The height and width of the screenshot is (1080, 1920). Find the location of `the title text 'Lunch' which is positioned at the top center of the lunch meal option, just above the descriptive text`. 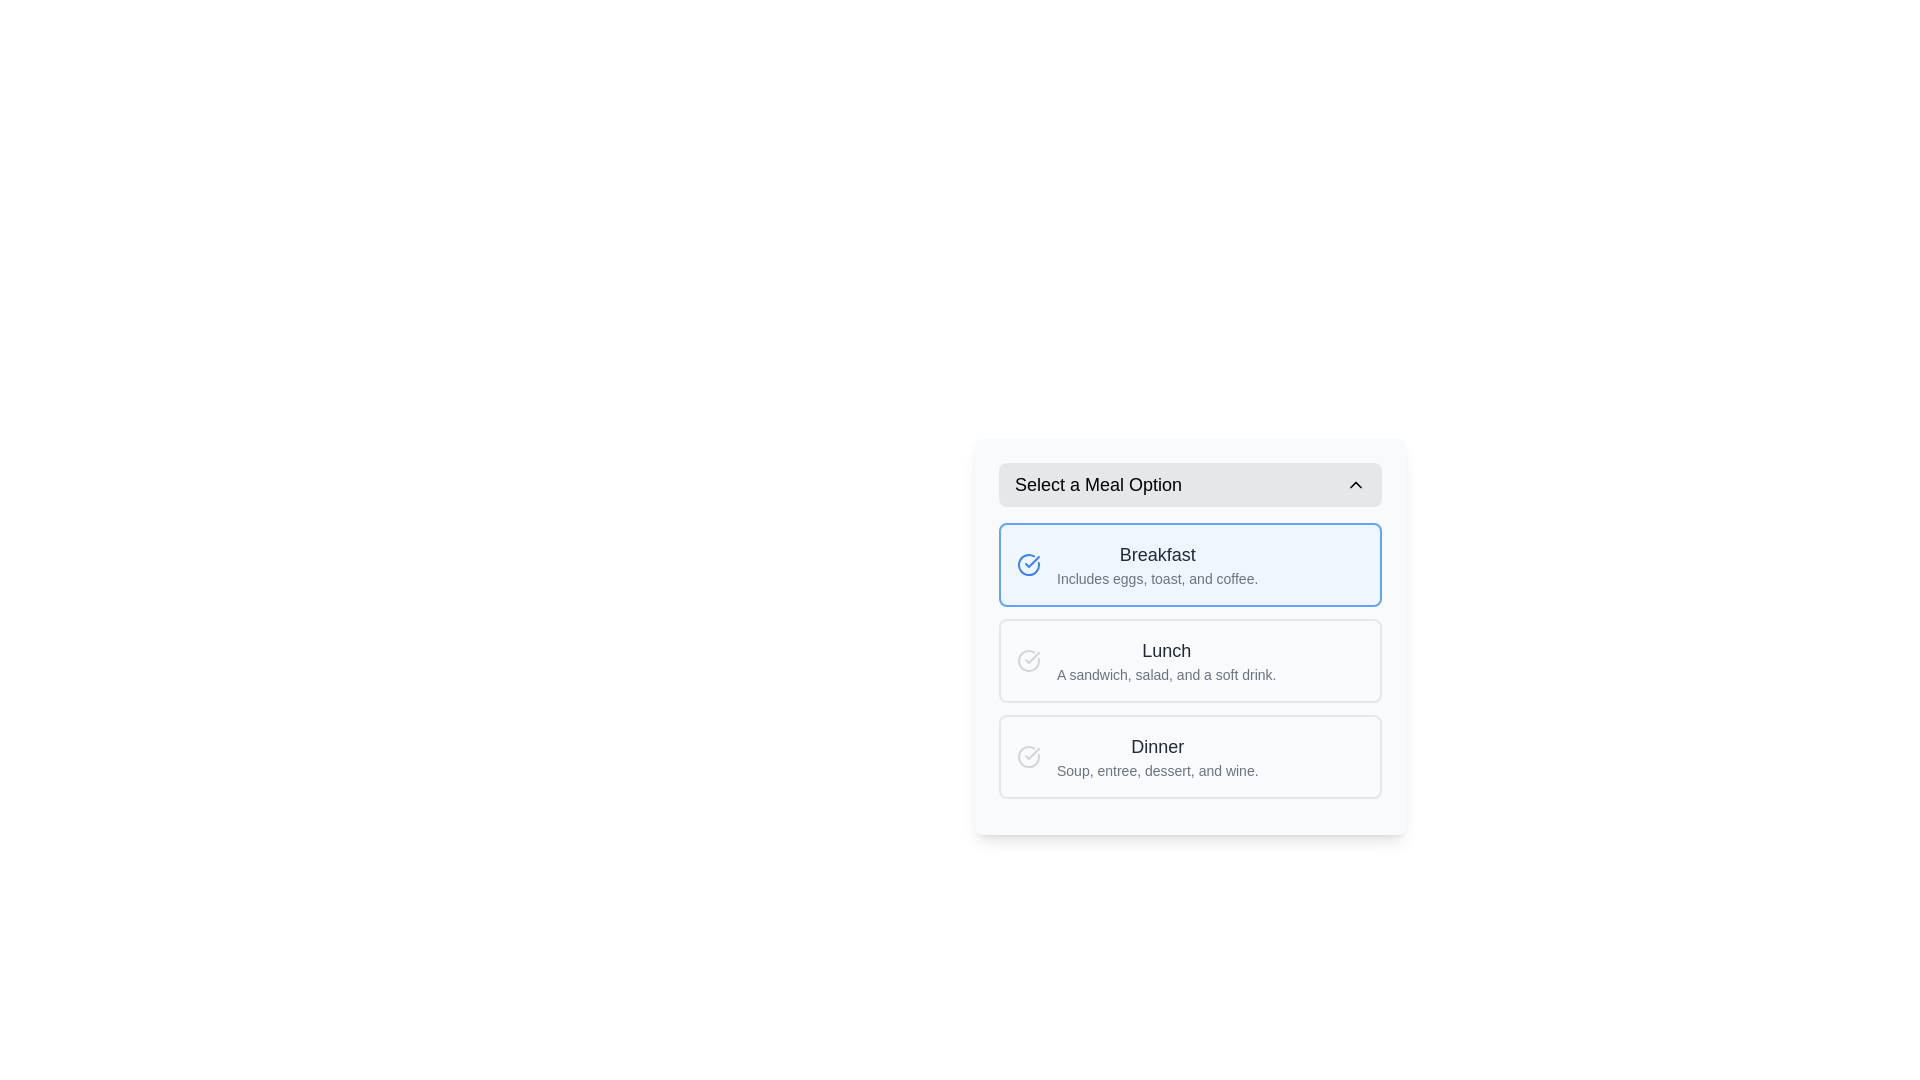

the title text 'Lunch' which is positioned at the top center of the lunch meal option, just above the descriptive text is located at coordinates (1166, 651).